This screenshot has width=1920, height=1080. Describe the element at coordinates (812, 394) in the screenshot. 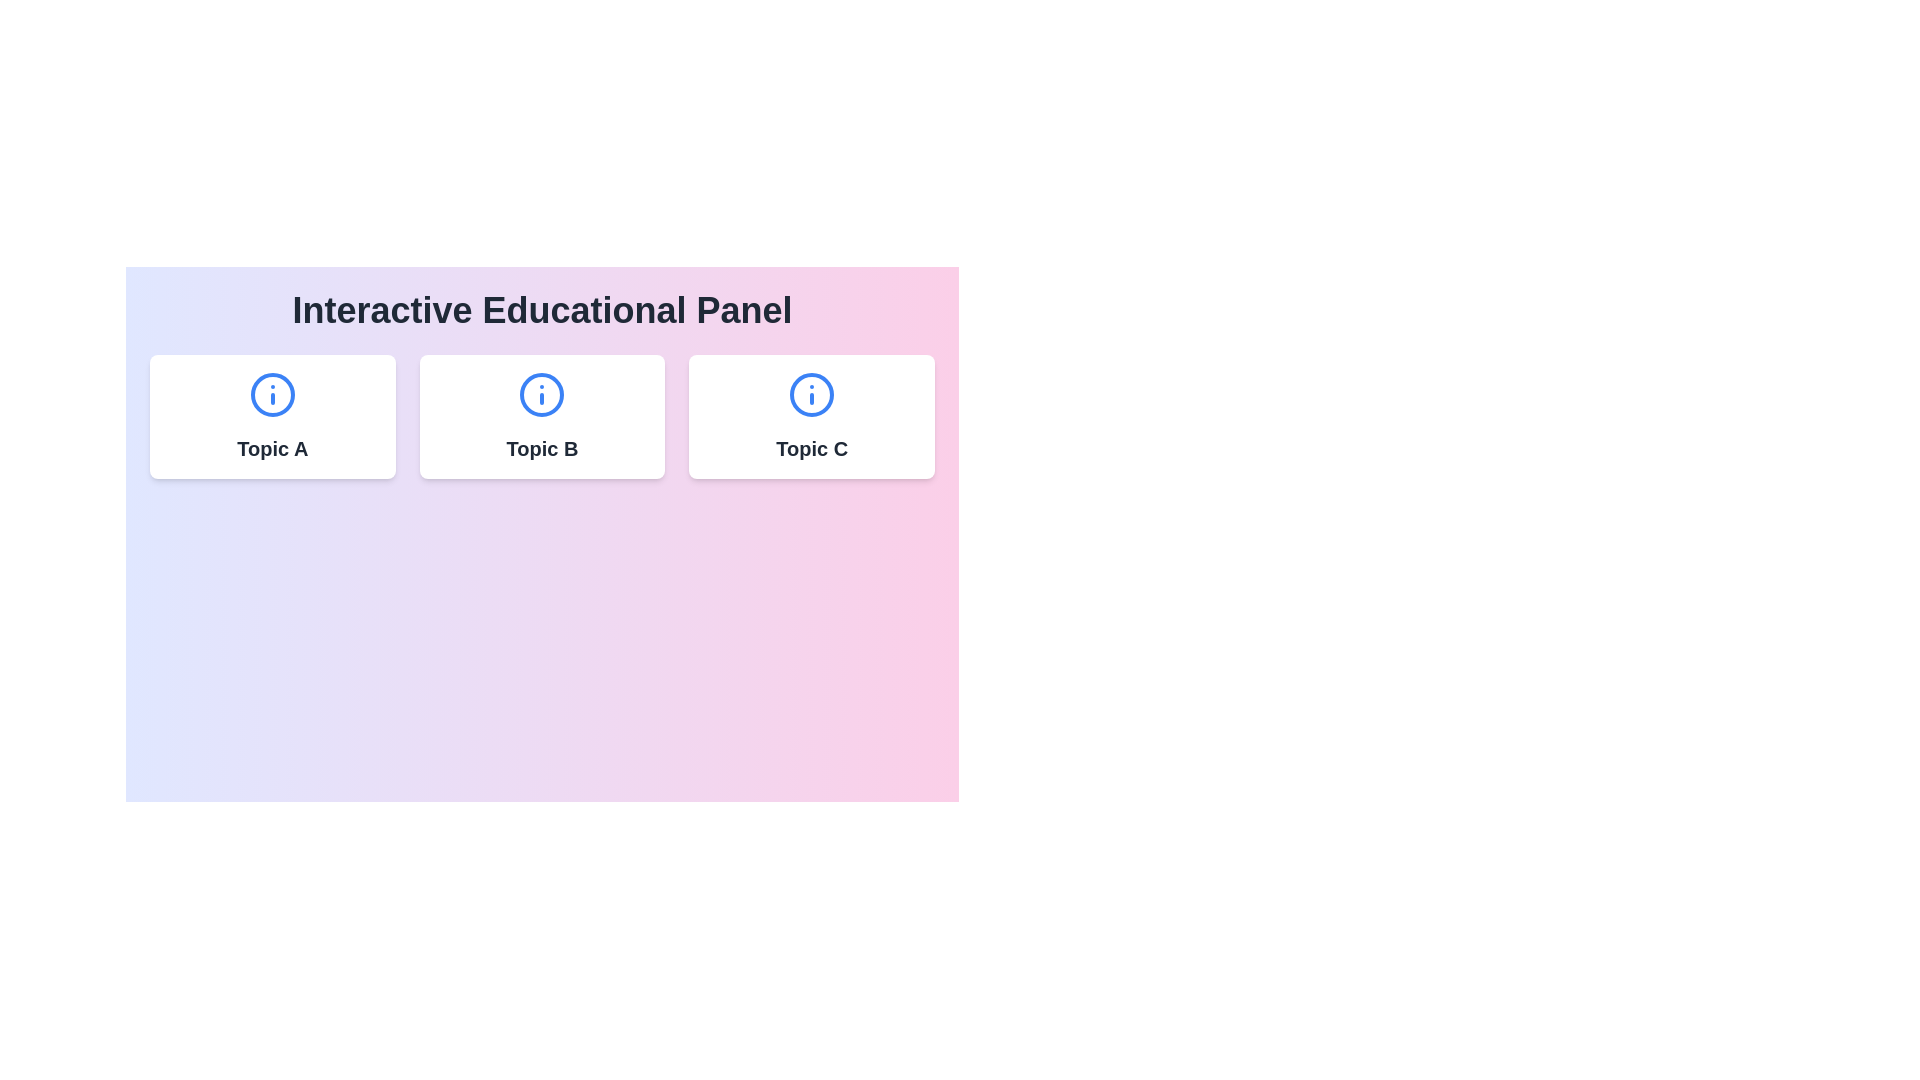

I see `the circular info icon with a blue border that represents 'Topic C'` at that location.